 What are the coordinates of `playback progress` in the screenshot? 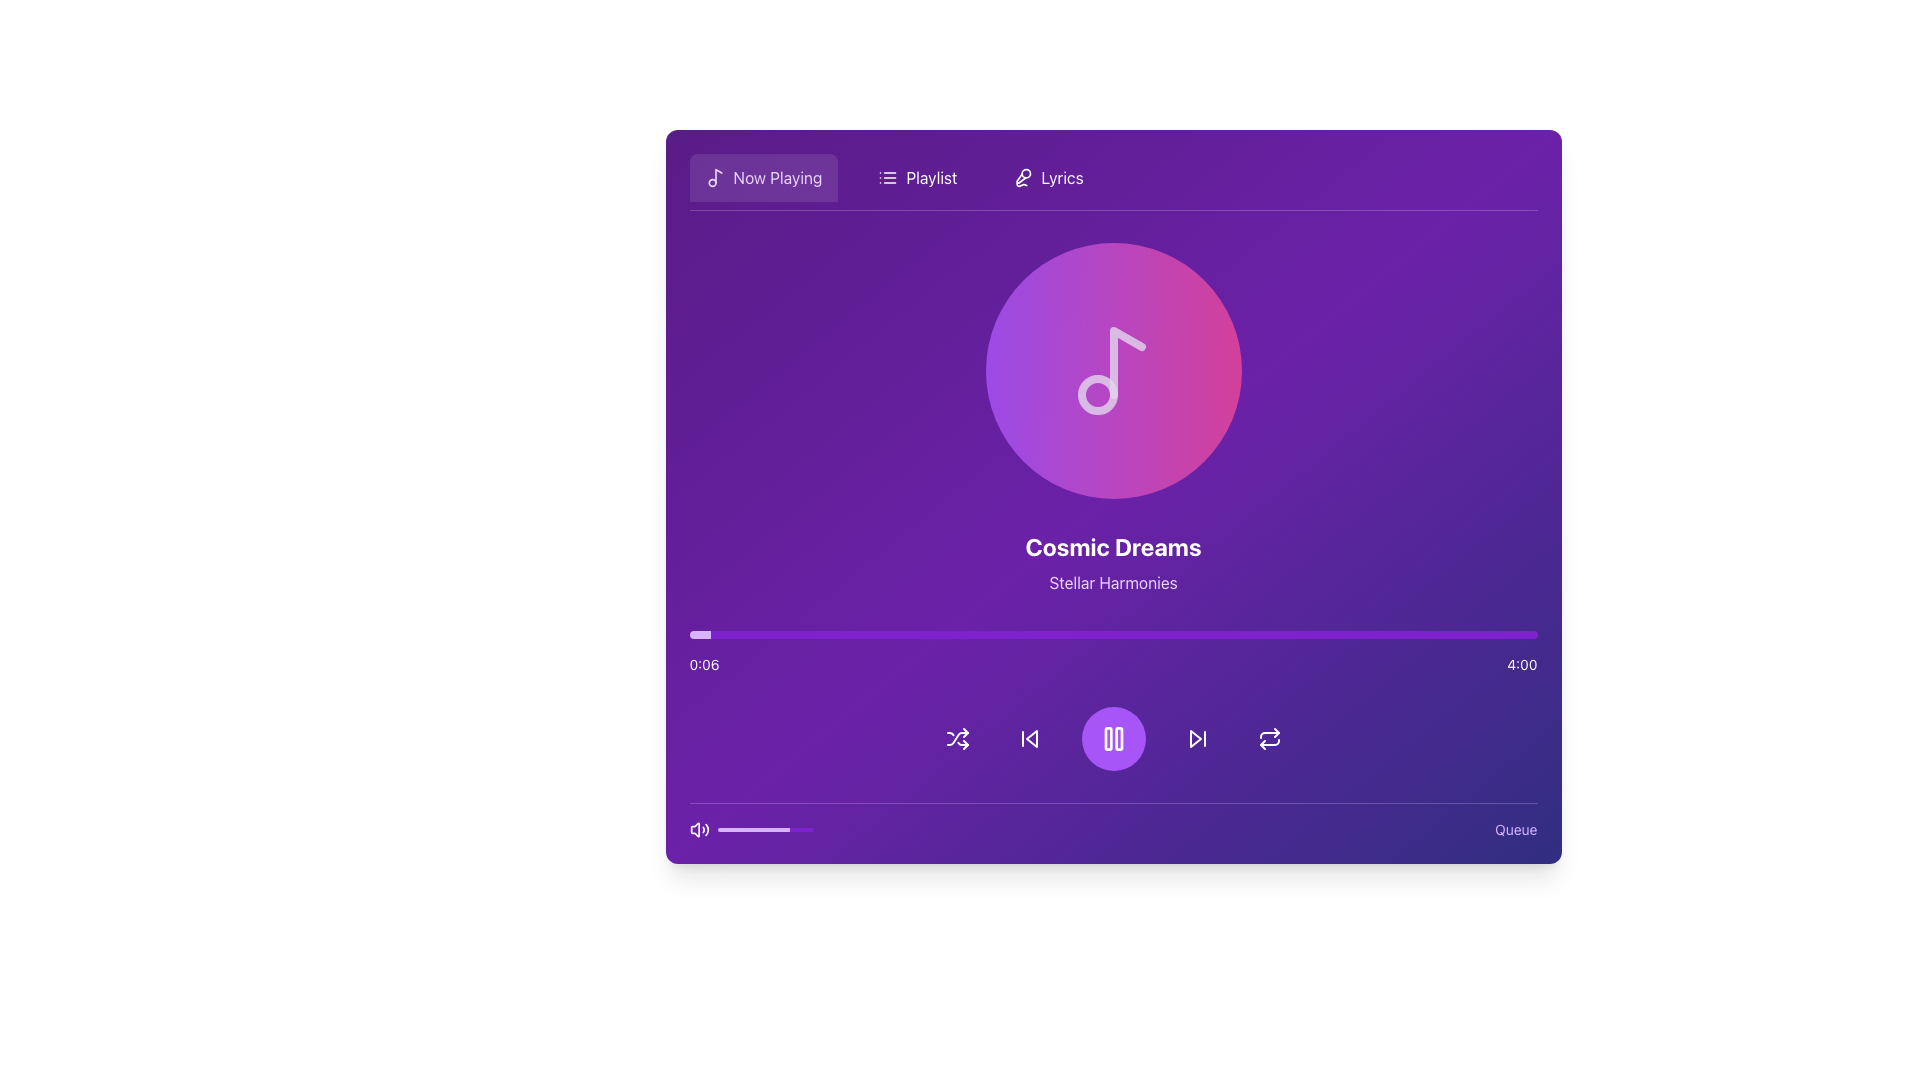 It's located at (934, 635).